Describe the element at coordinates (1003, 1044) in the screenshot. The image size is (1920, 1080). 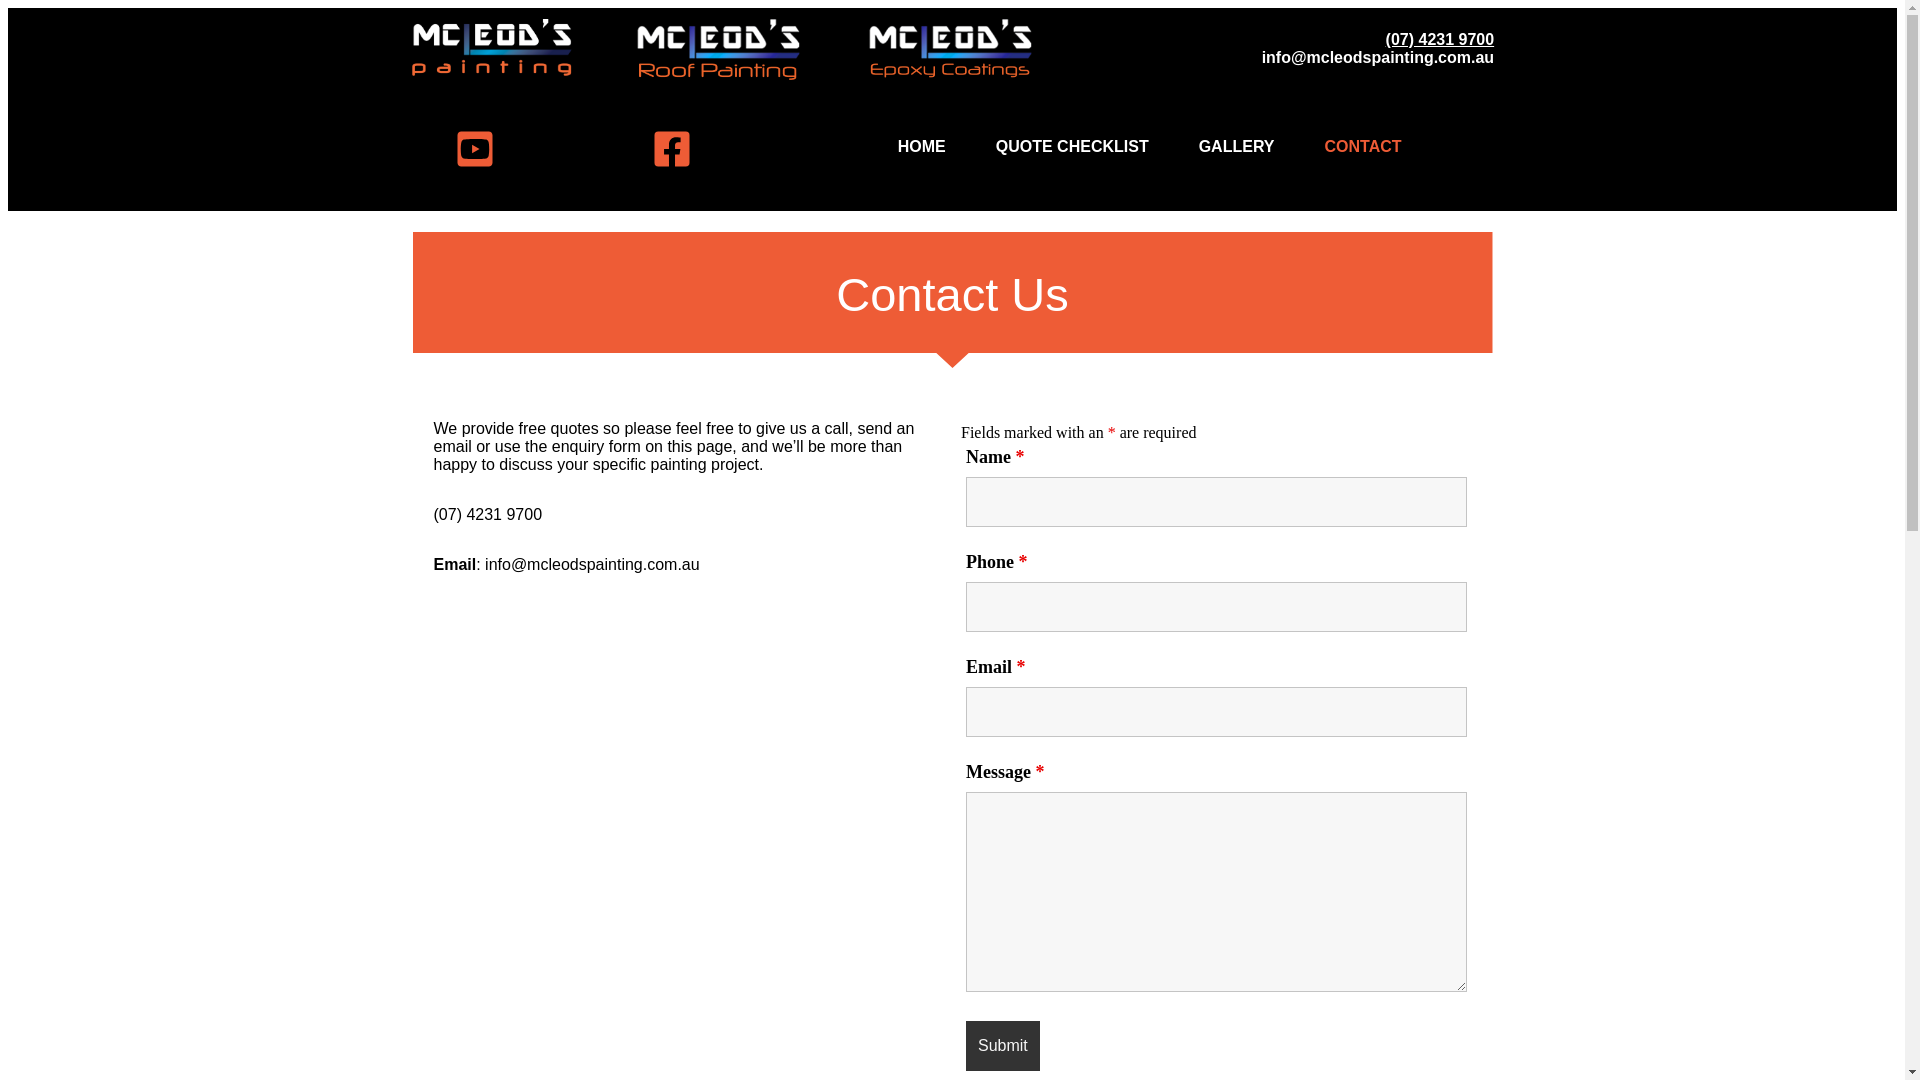
I see `'Submit'` at that location.